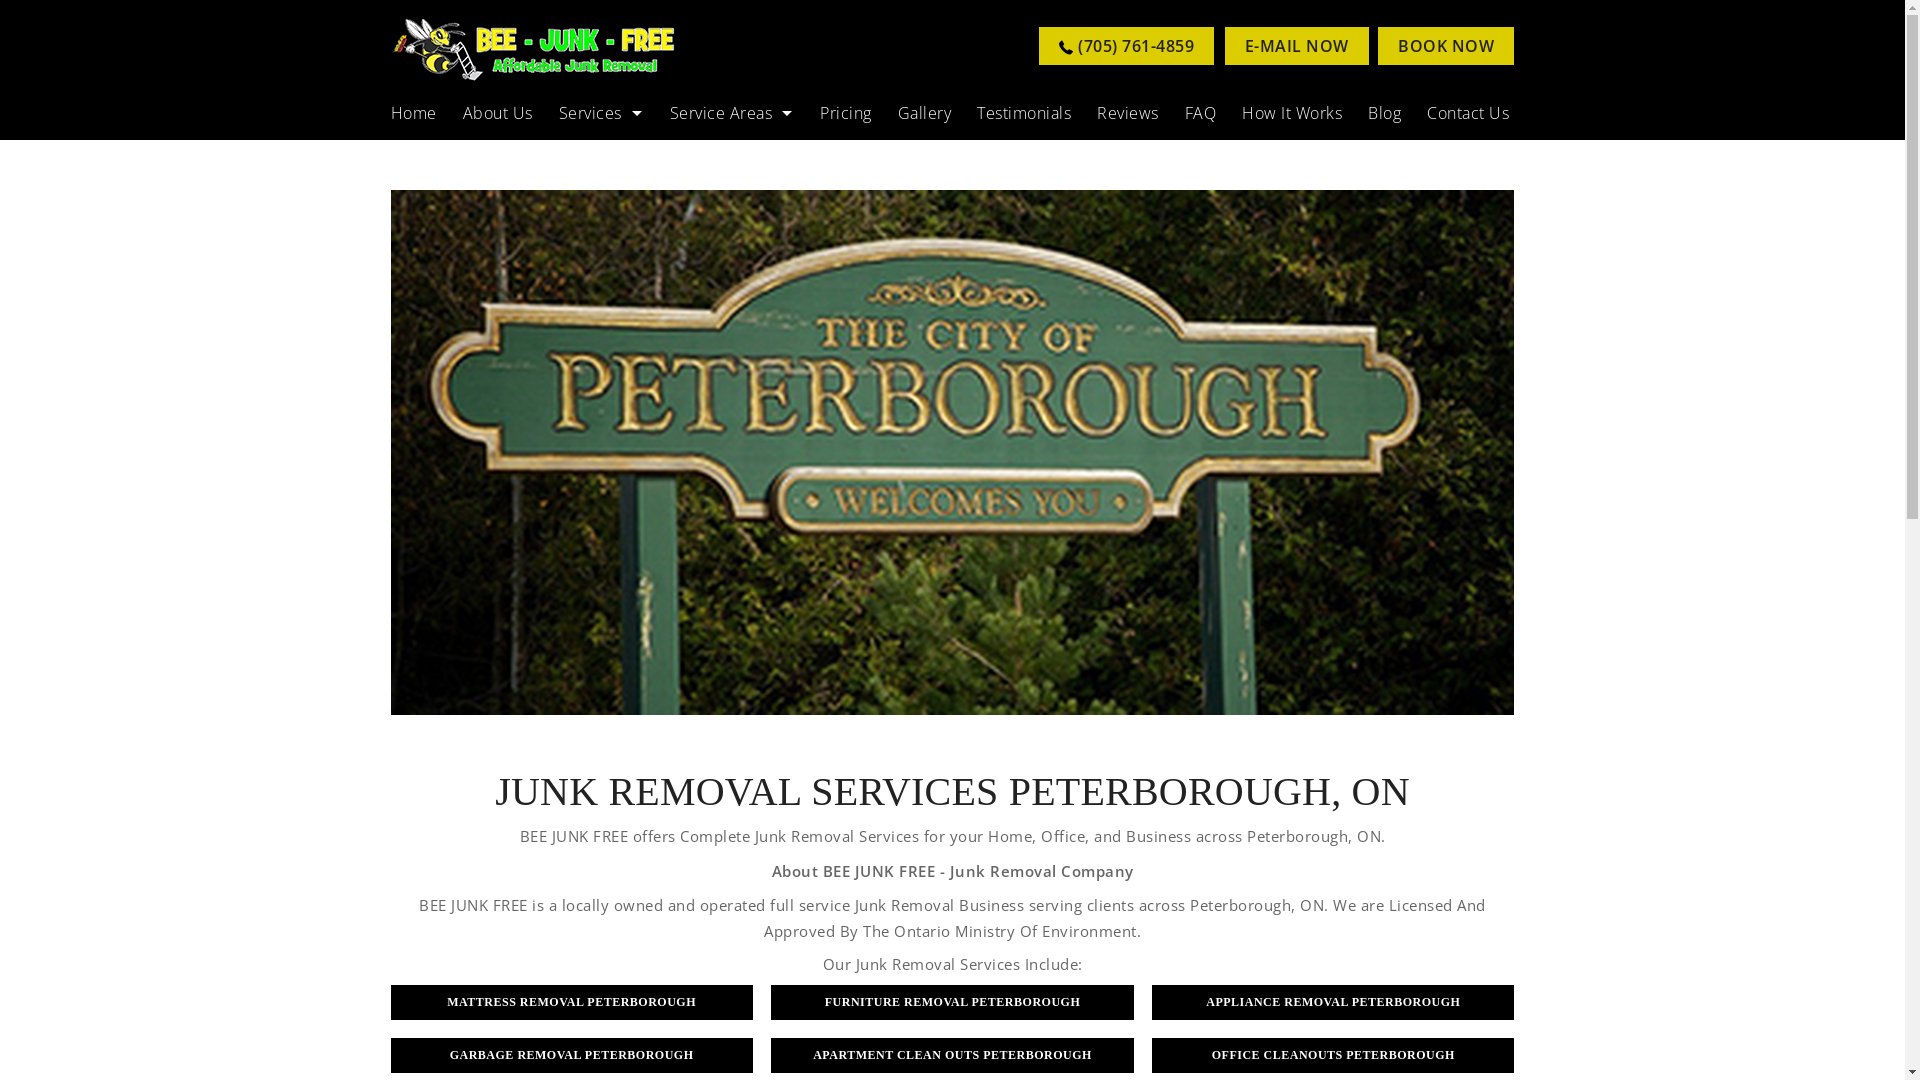 The height and width of the screenshot is (1080, 1920). I want to click on 'Gallery', so click(924, 113).